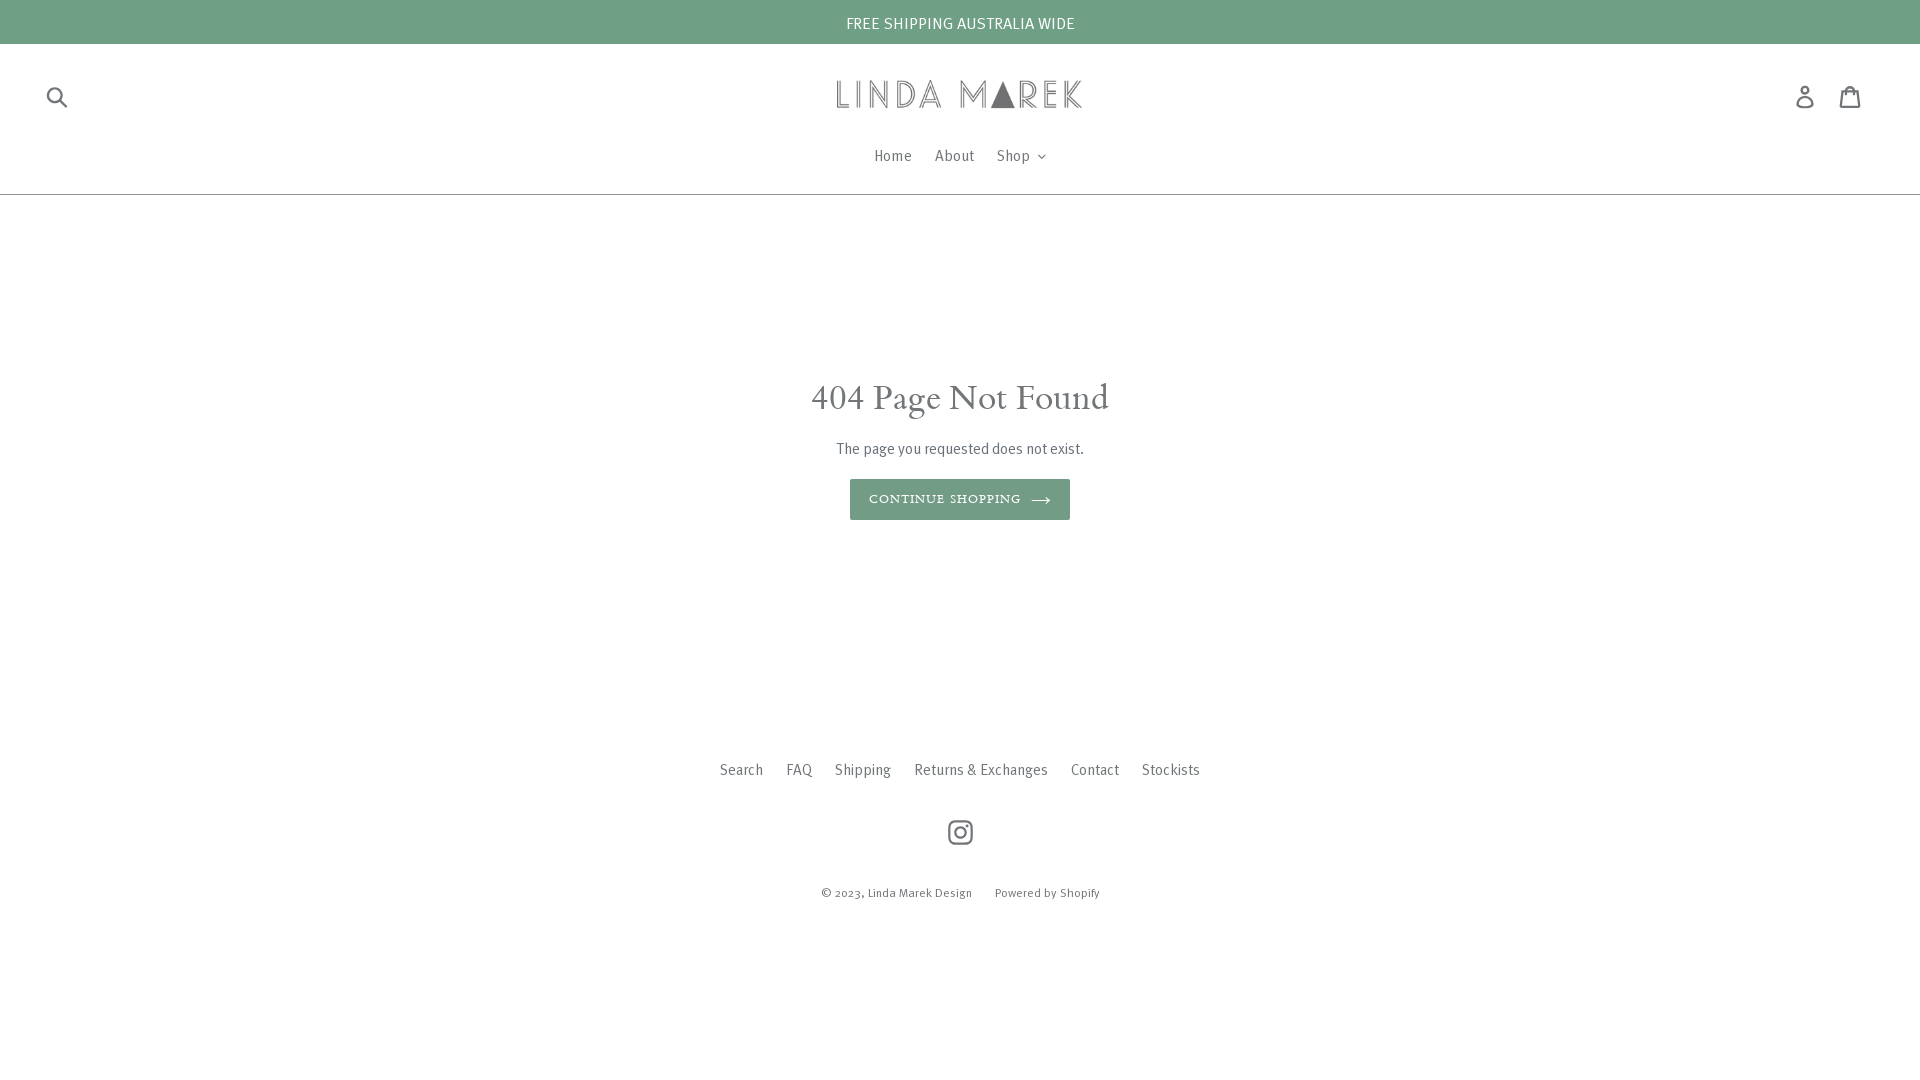 The image size is (1920, 1080). I want to click on 'Cart', so click(1850, 96).